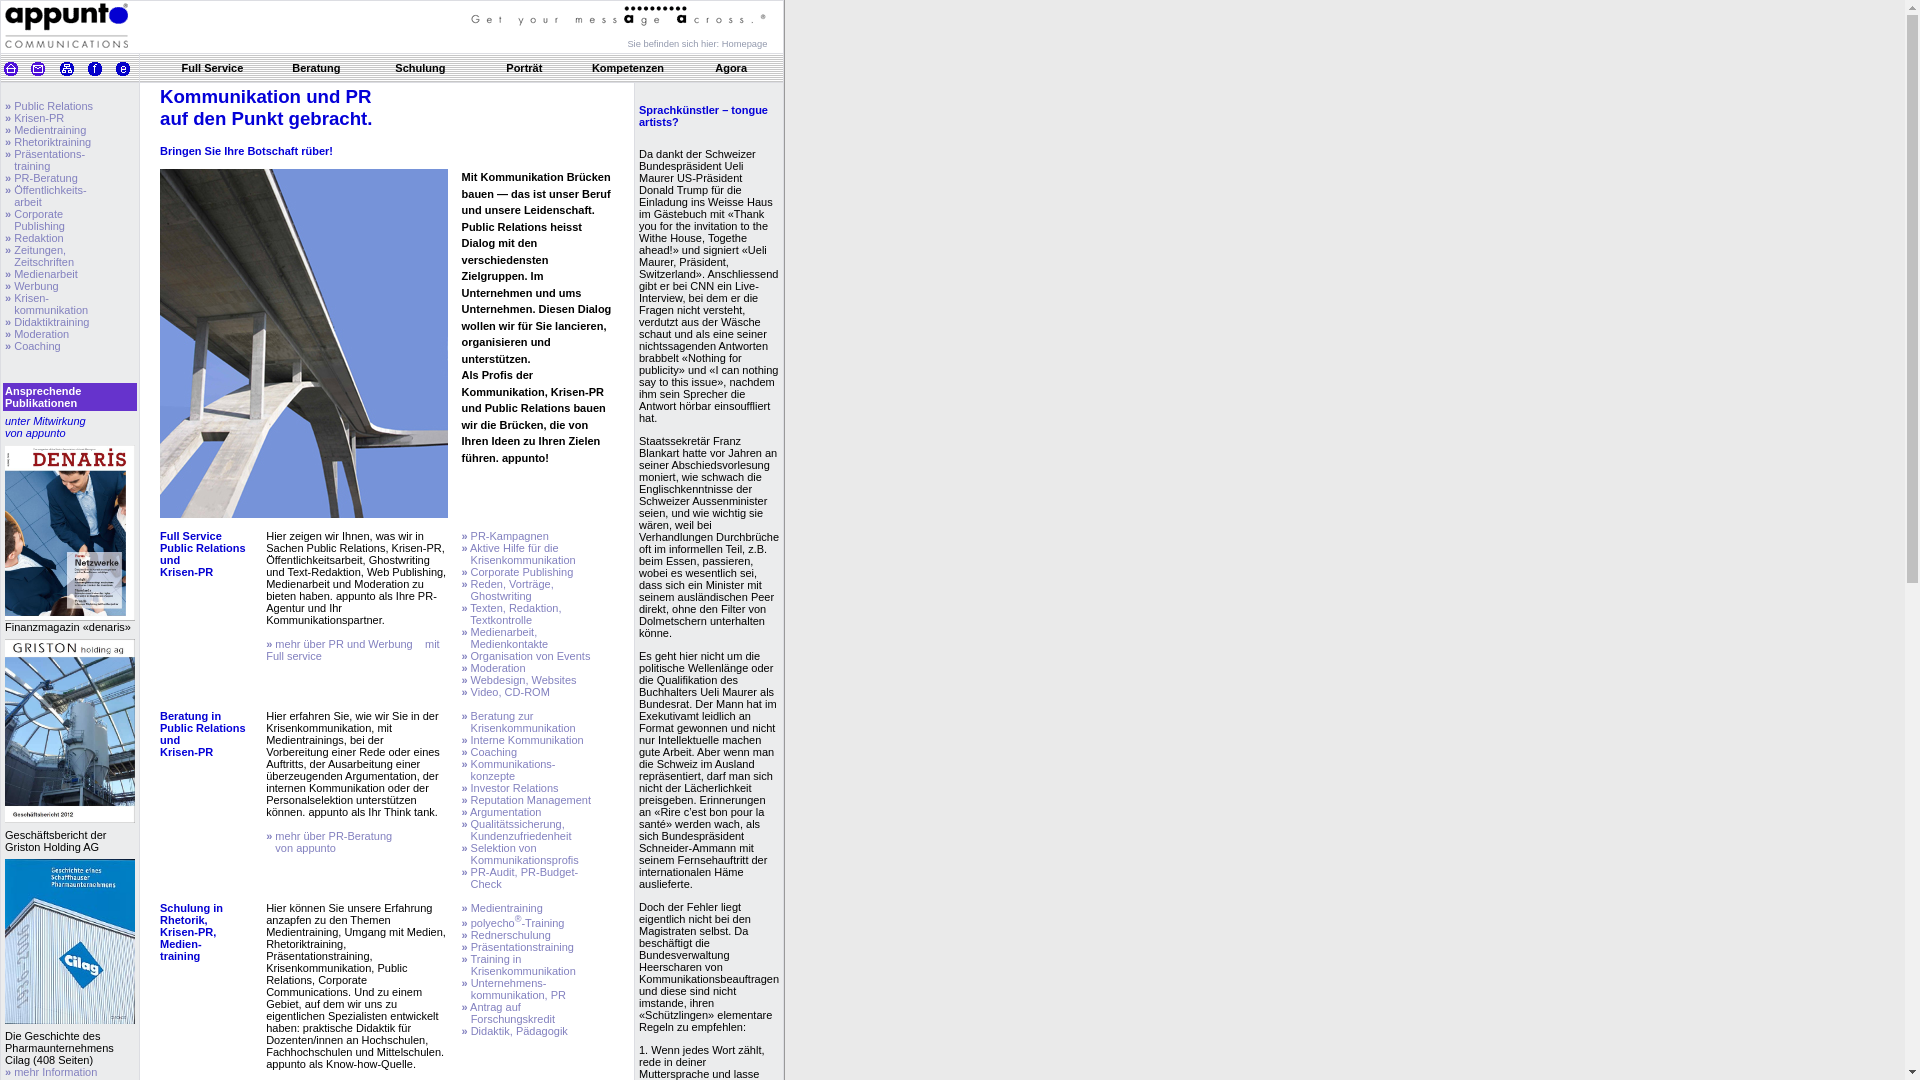 The width and height of the screenshot is (1920, 1080). I want to click on ' Medienarbeit', so click(44, 273).